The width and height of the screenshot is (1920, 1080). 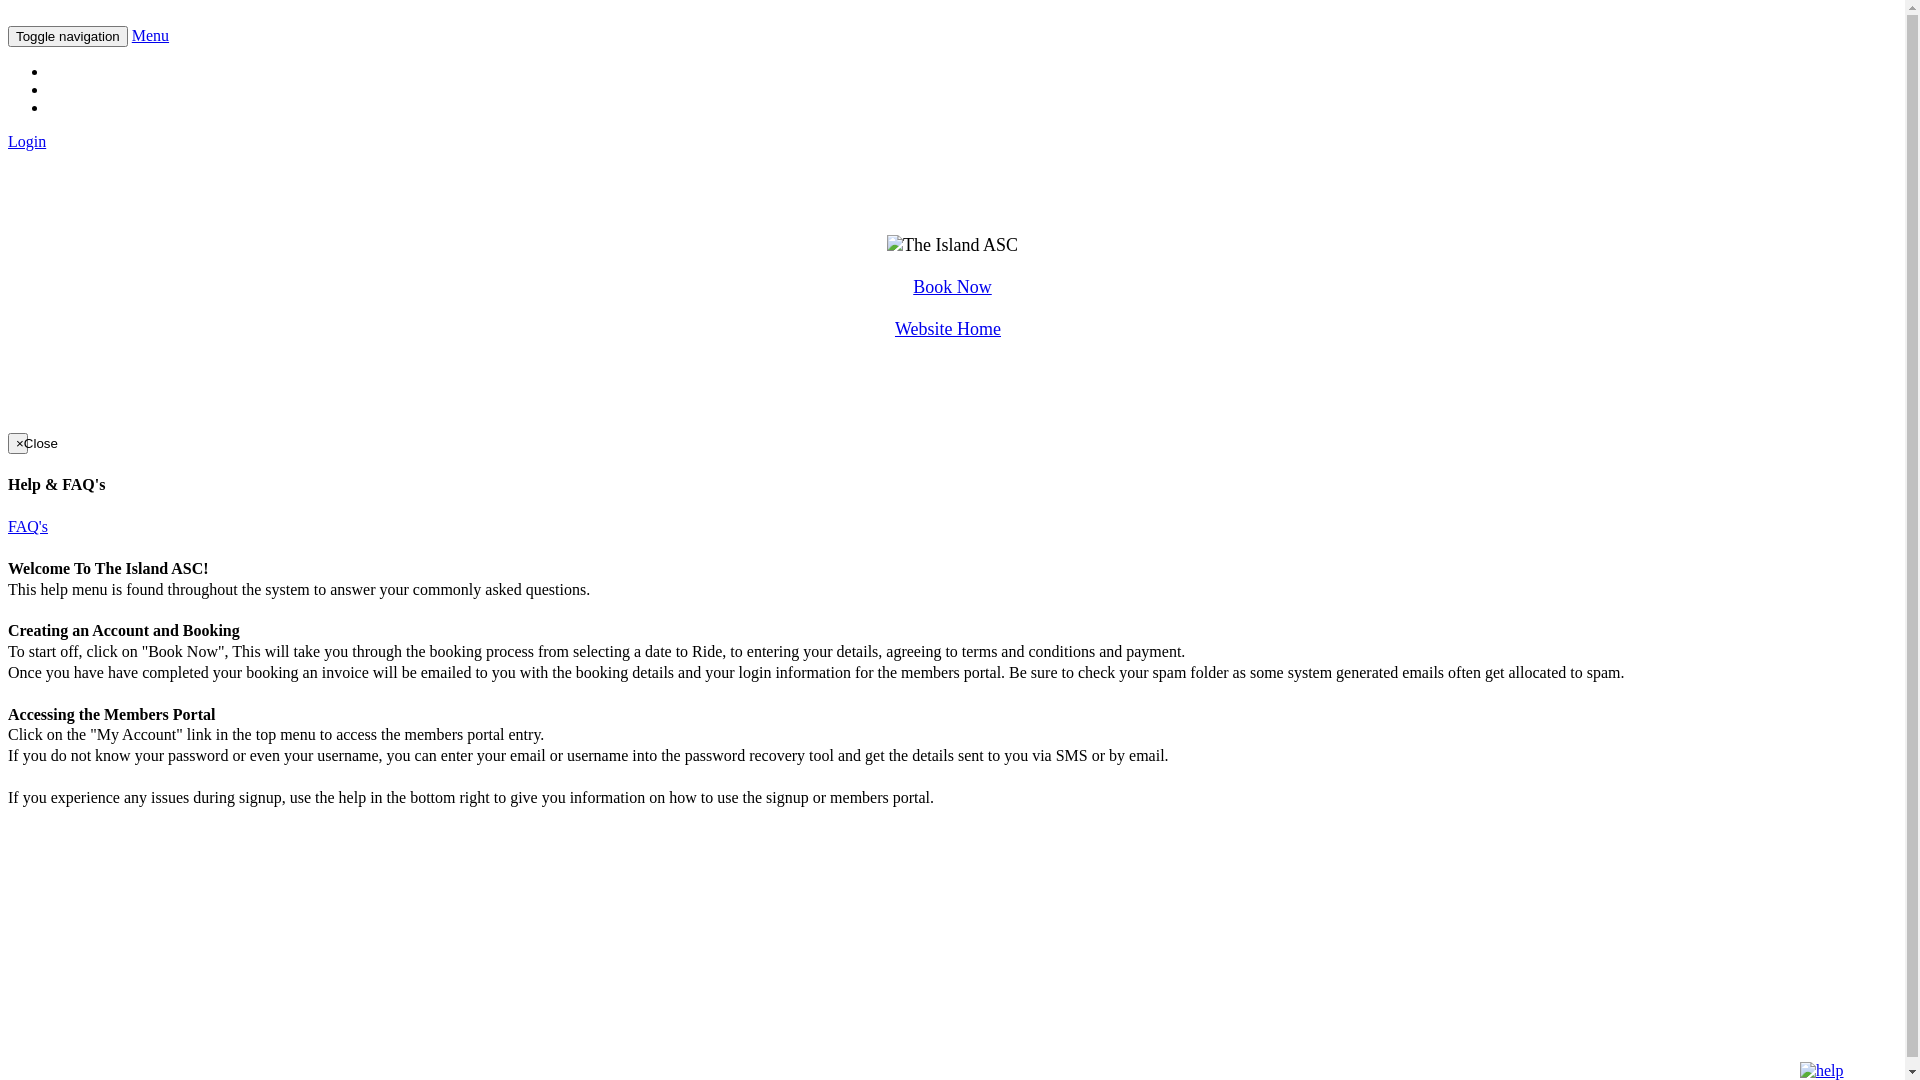 I want to click on 'Bookings', so click(x=78, y=70).